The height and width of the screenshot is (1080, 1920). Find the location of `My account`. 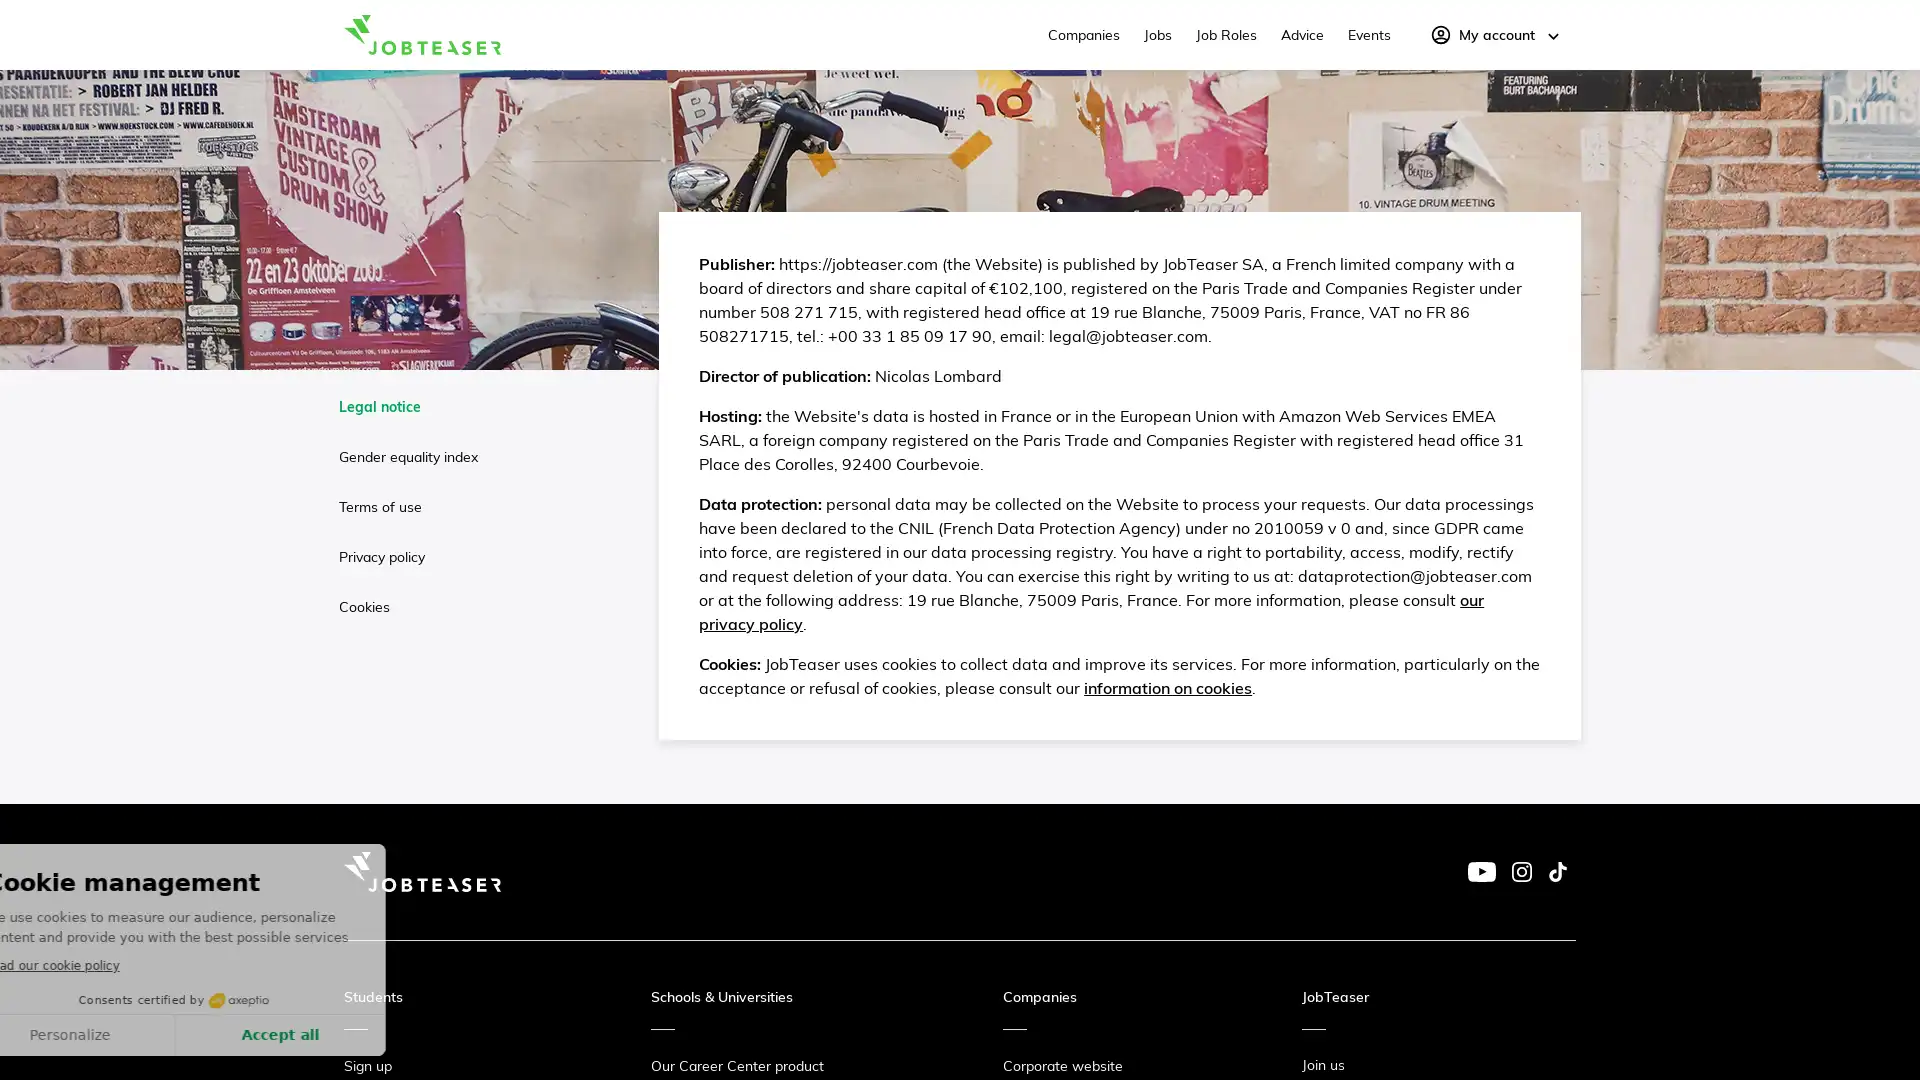

My account is located at coordinates (1497, 34).